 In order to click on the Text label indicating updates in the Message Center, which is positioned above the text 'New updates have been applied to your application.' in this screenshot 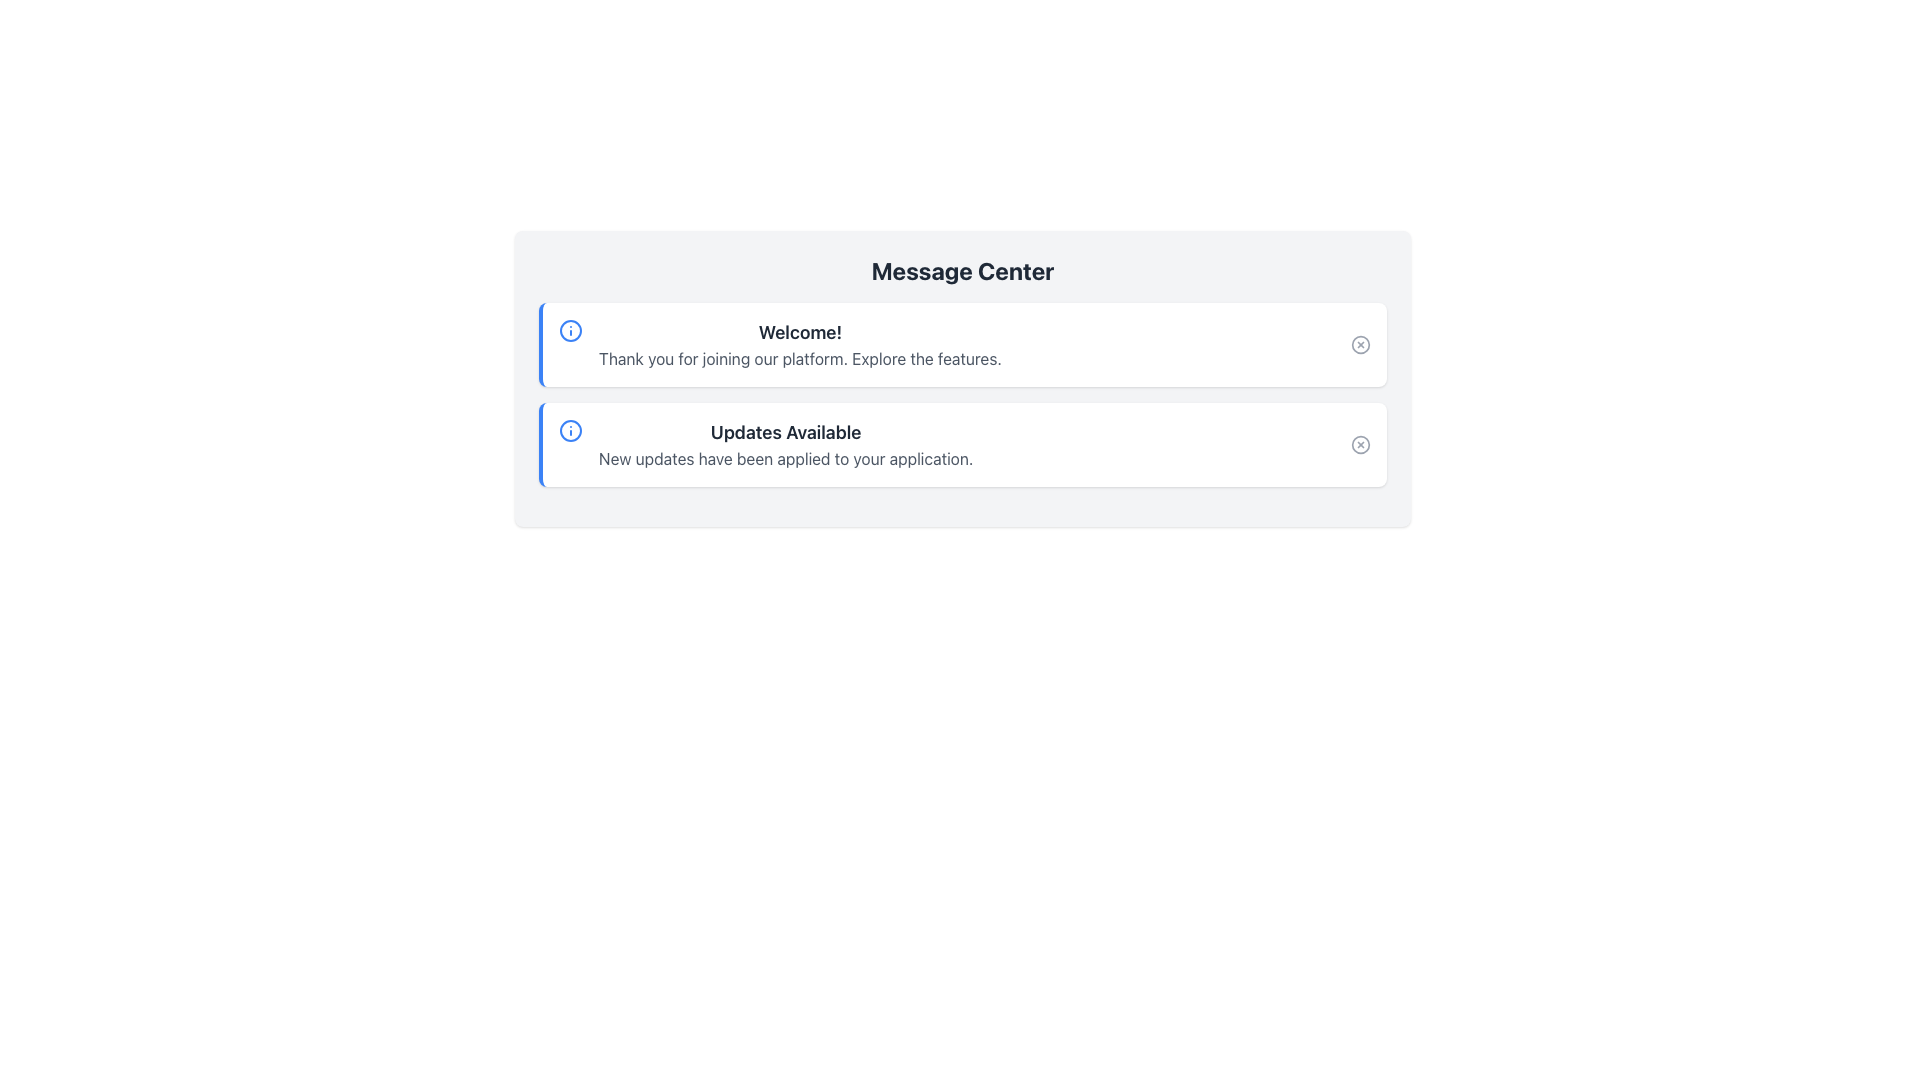, I will do `click(785, 431)`.